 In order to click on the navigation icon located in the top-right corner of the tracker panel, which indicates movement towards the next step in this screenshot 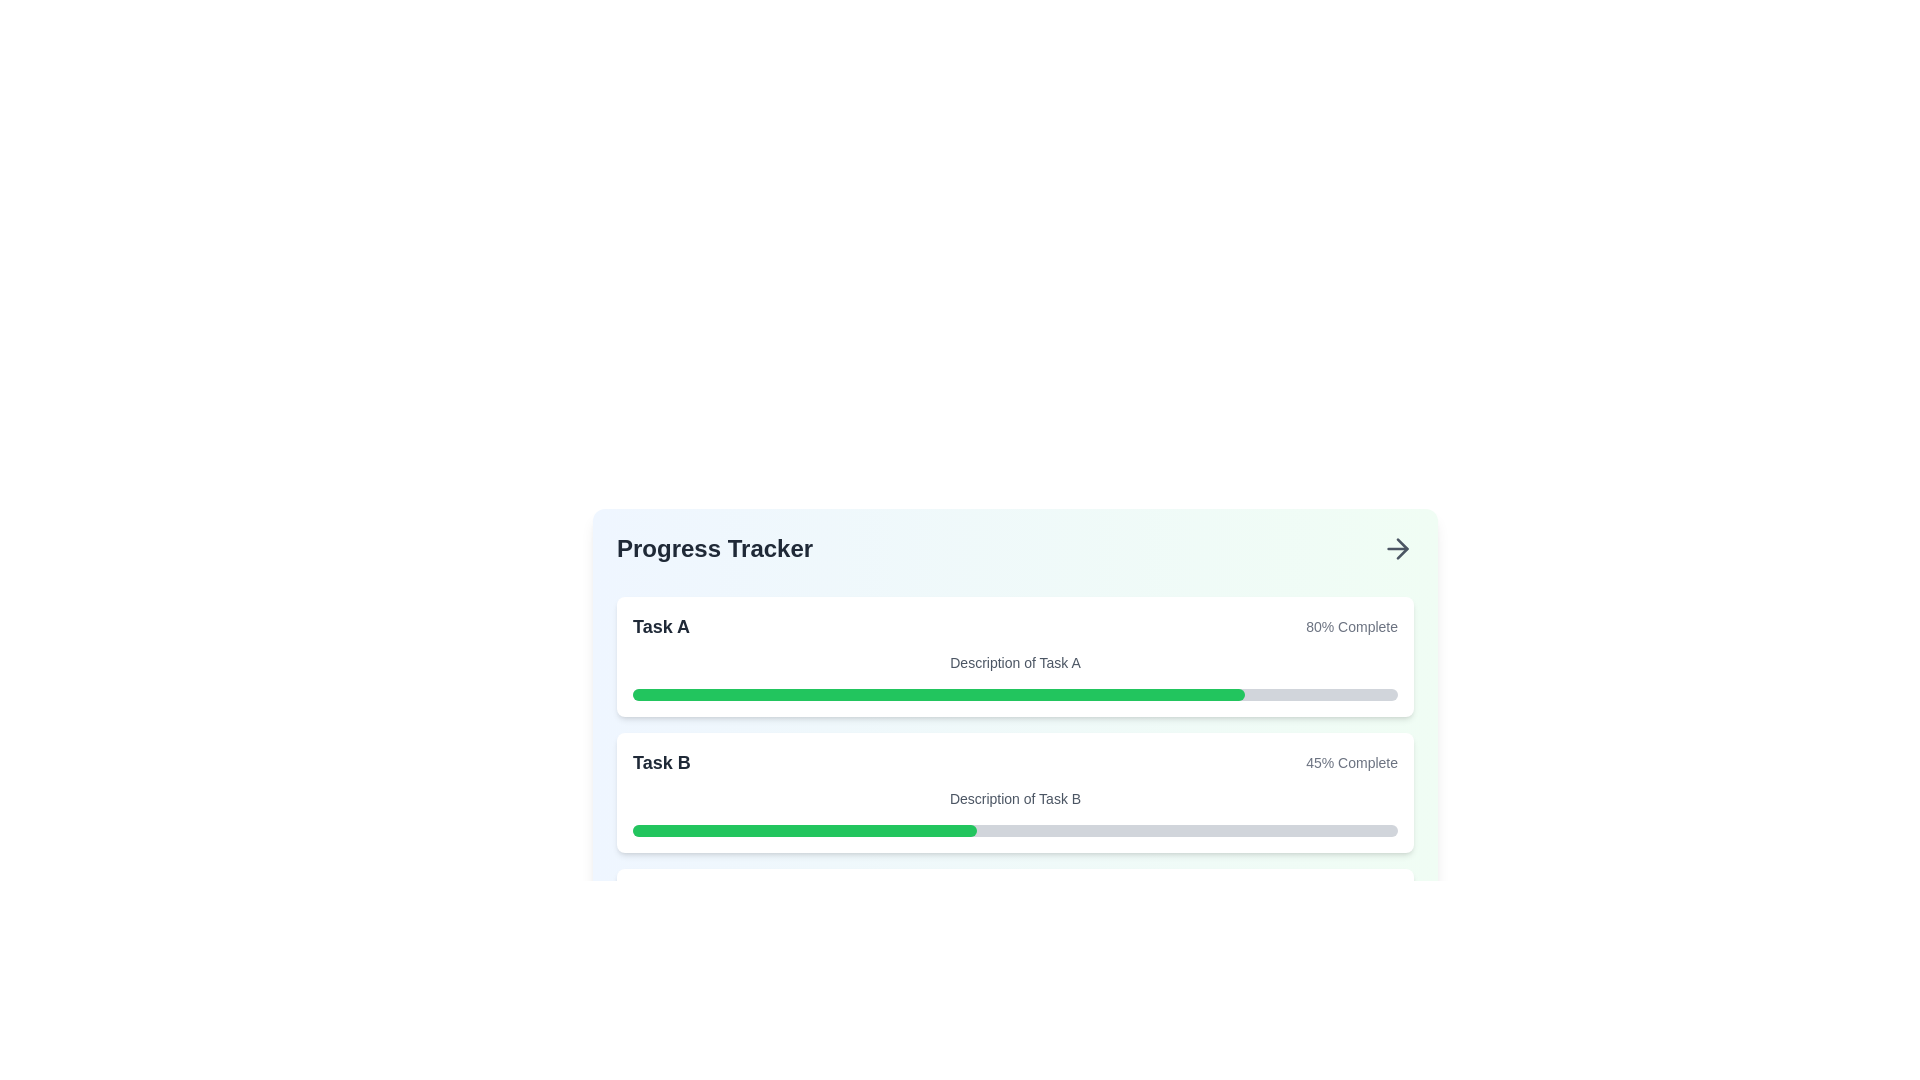, I will do `click(1401, 548)`.